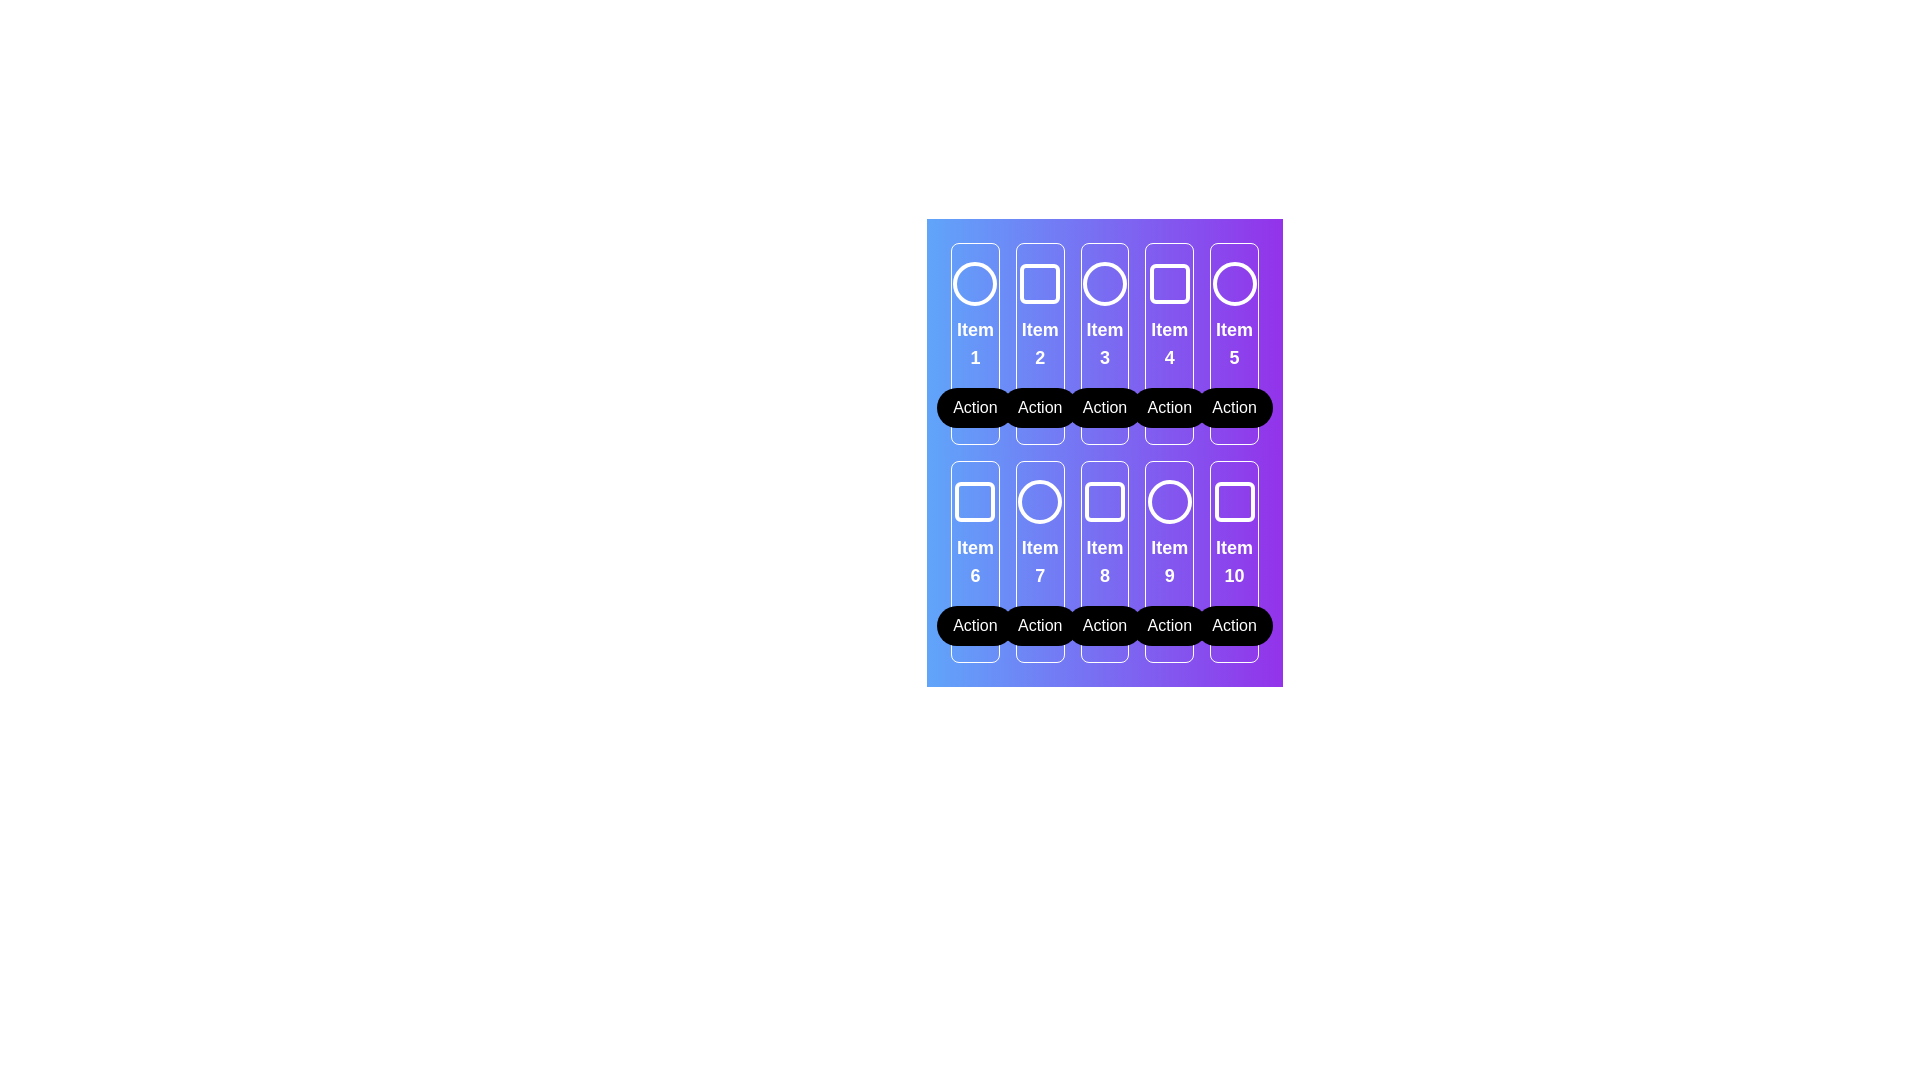 This screenshot has width=1920, height=1080. Describe the element at coordinates (1103, 562) in the screenshot. I see `the Text Label indicating 'Item 8' located in the central column of the second row in the UI grid layout` at that location.